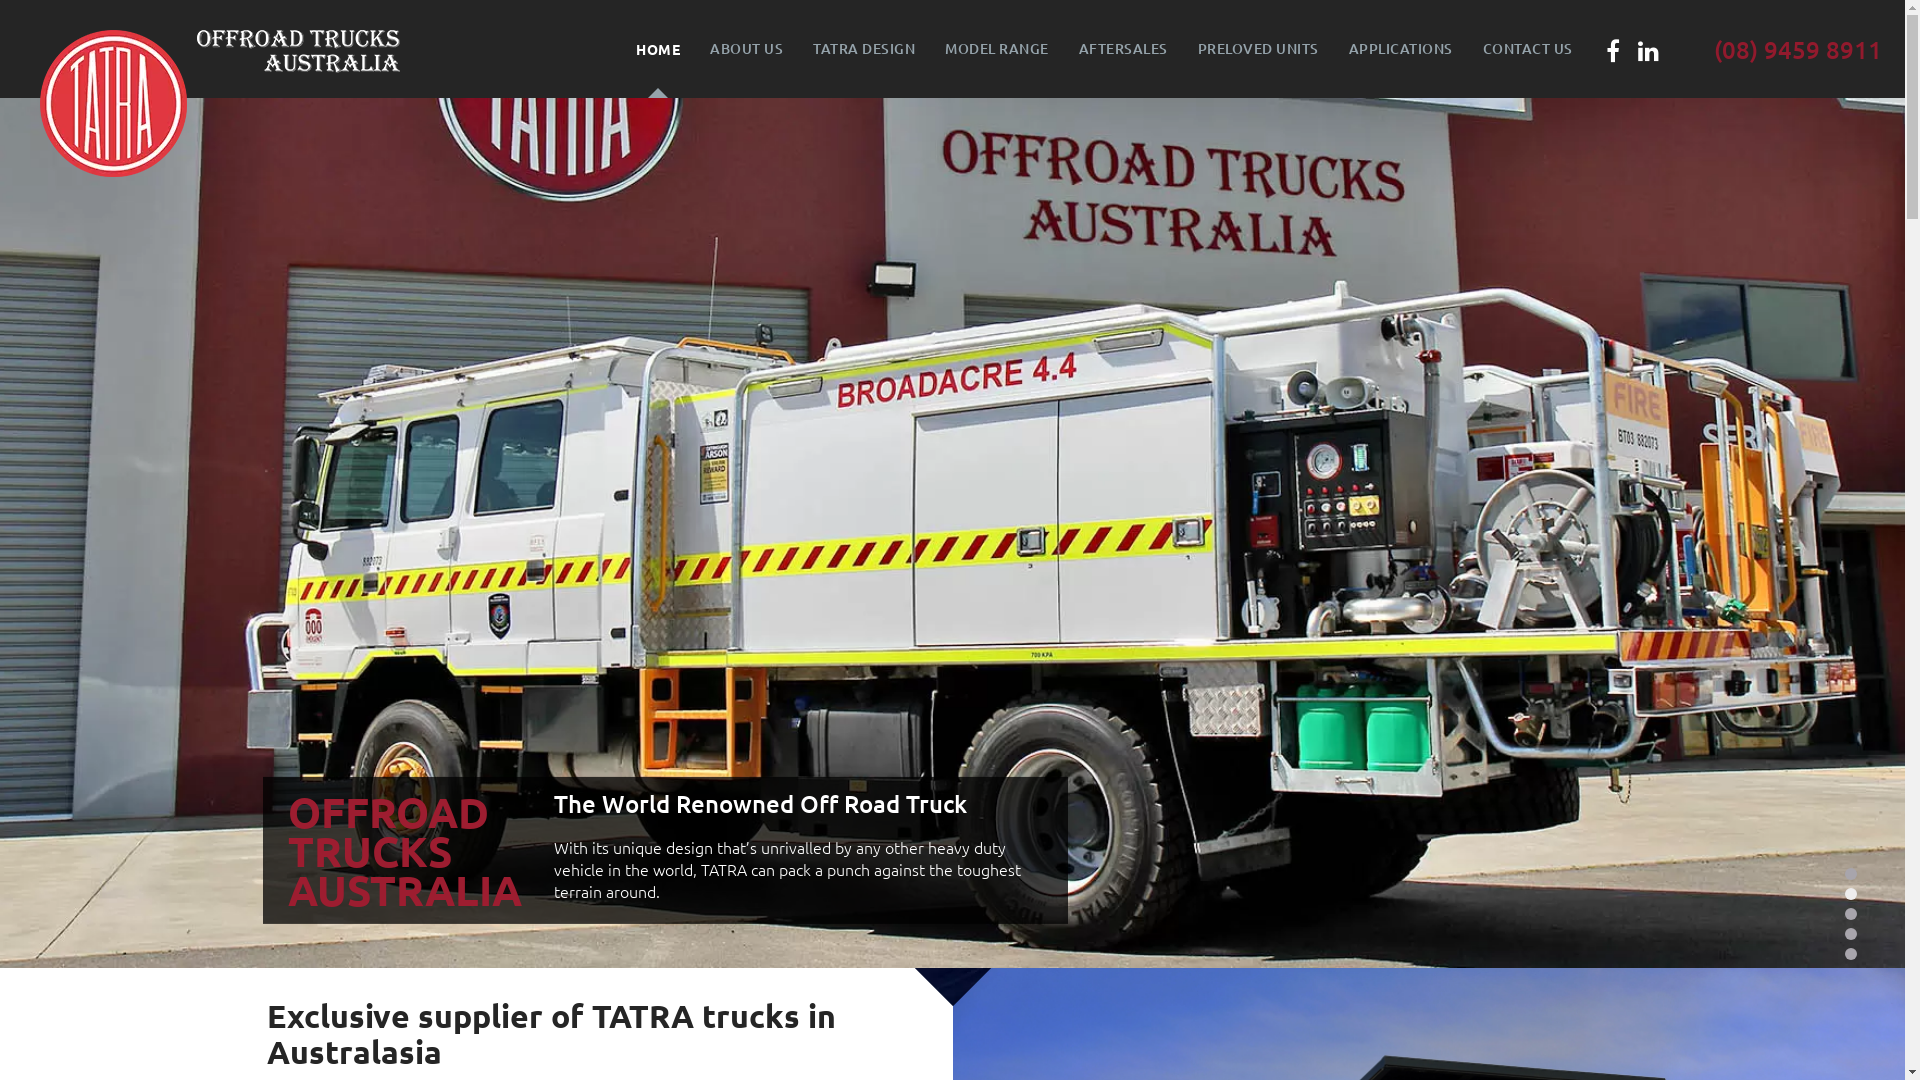 The image size is (1920, 1080). What do you see at coordinates (1526, 48) in the screenshot?
I see `'CONTACT US'` at bounding box center [1526, 48].